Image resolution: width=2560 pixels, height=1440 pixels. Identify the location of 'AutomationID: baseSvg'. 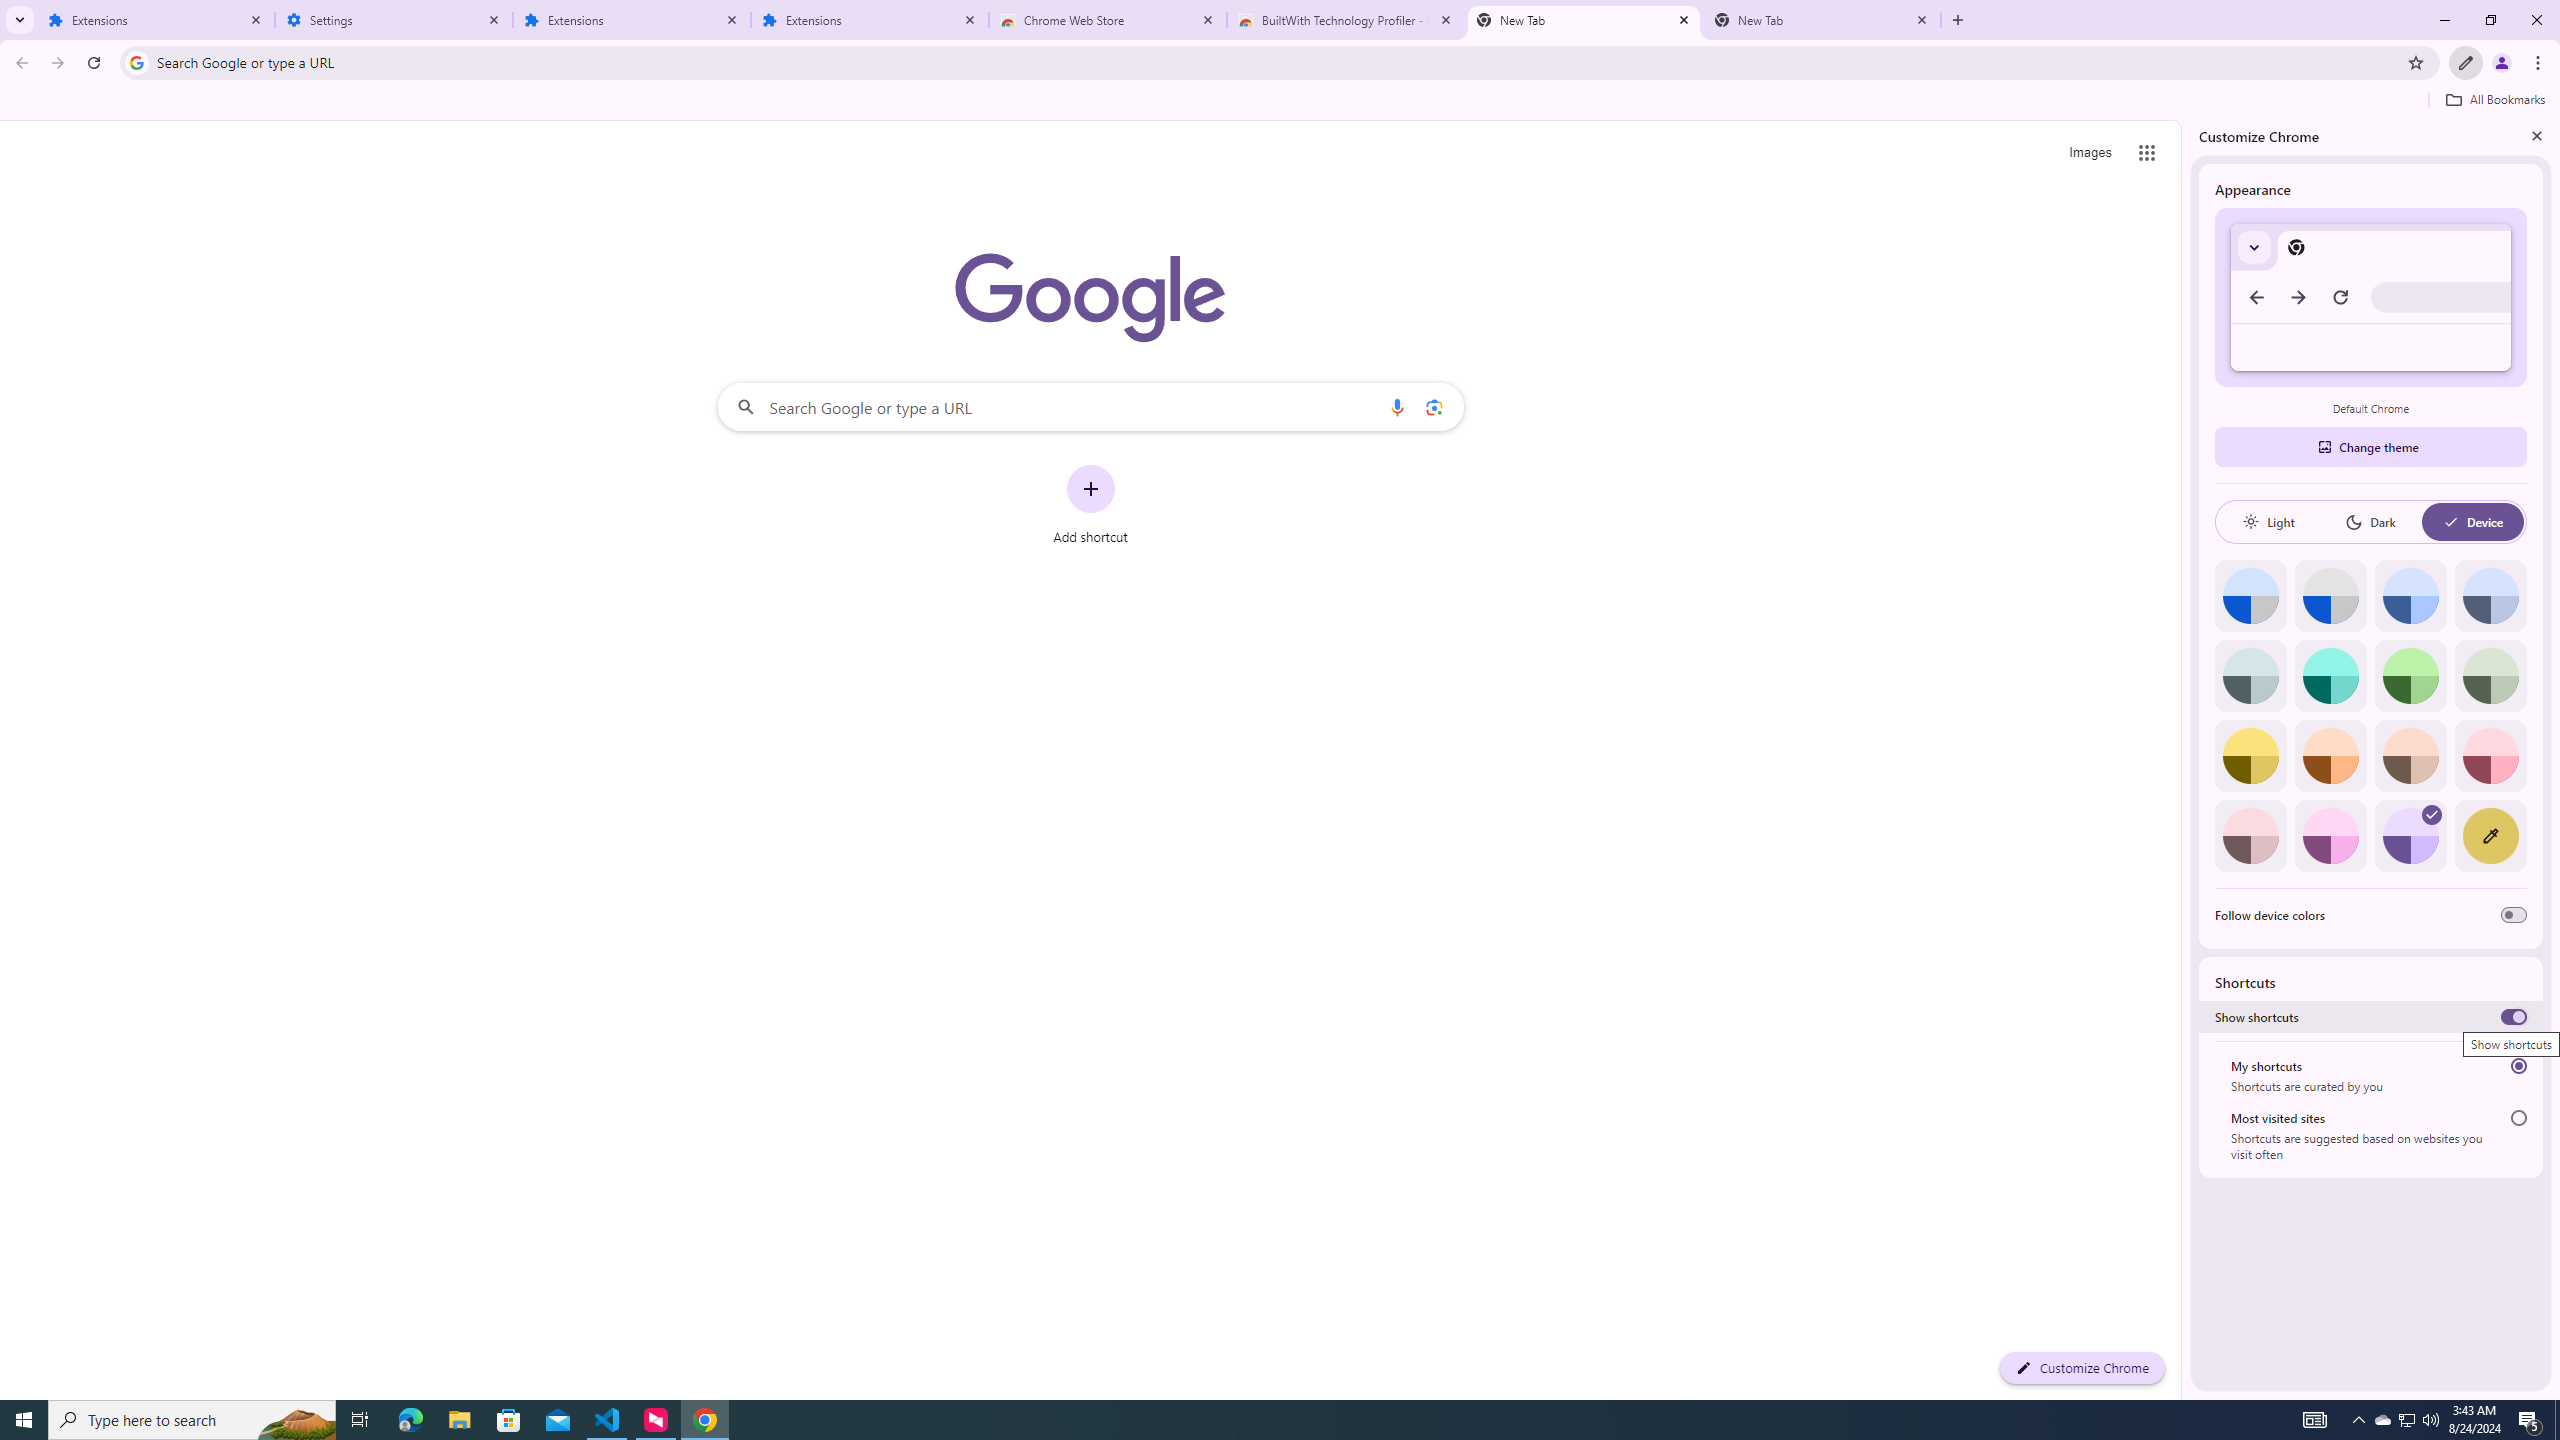
(2450, 521).